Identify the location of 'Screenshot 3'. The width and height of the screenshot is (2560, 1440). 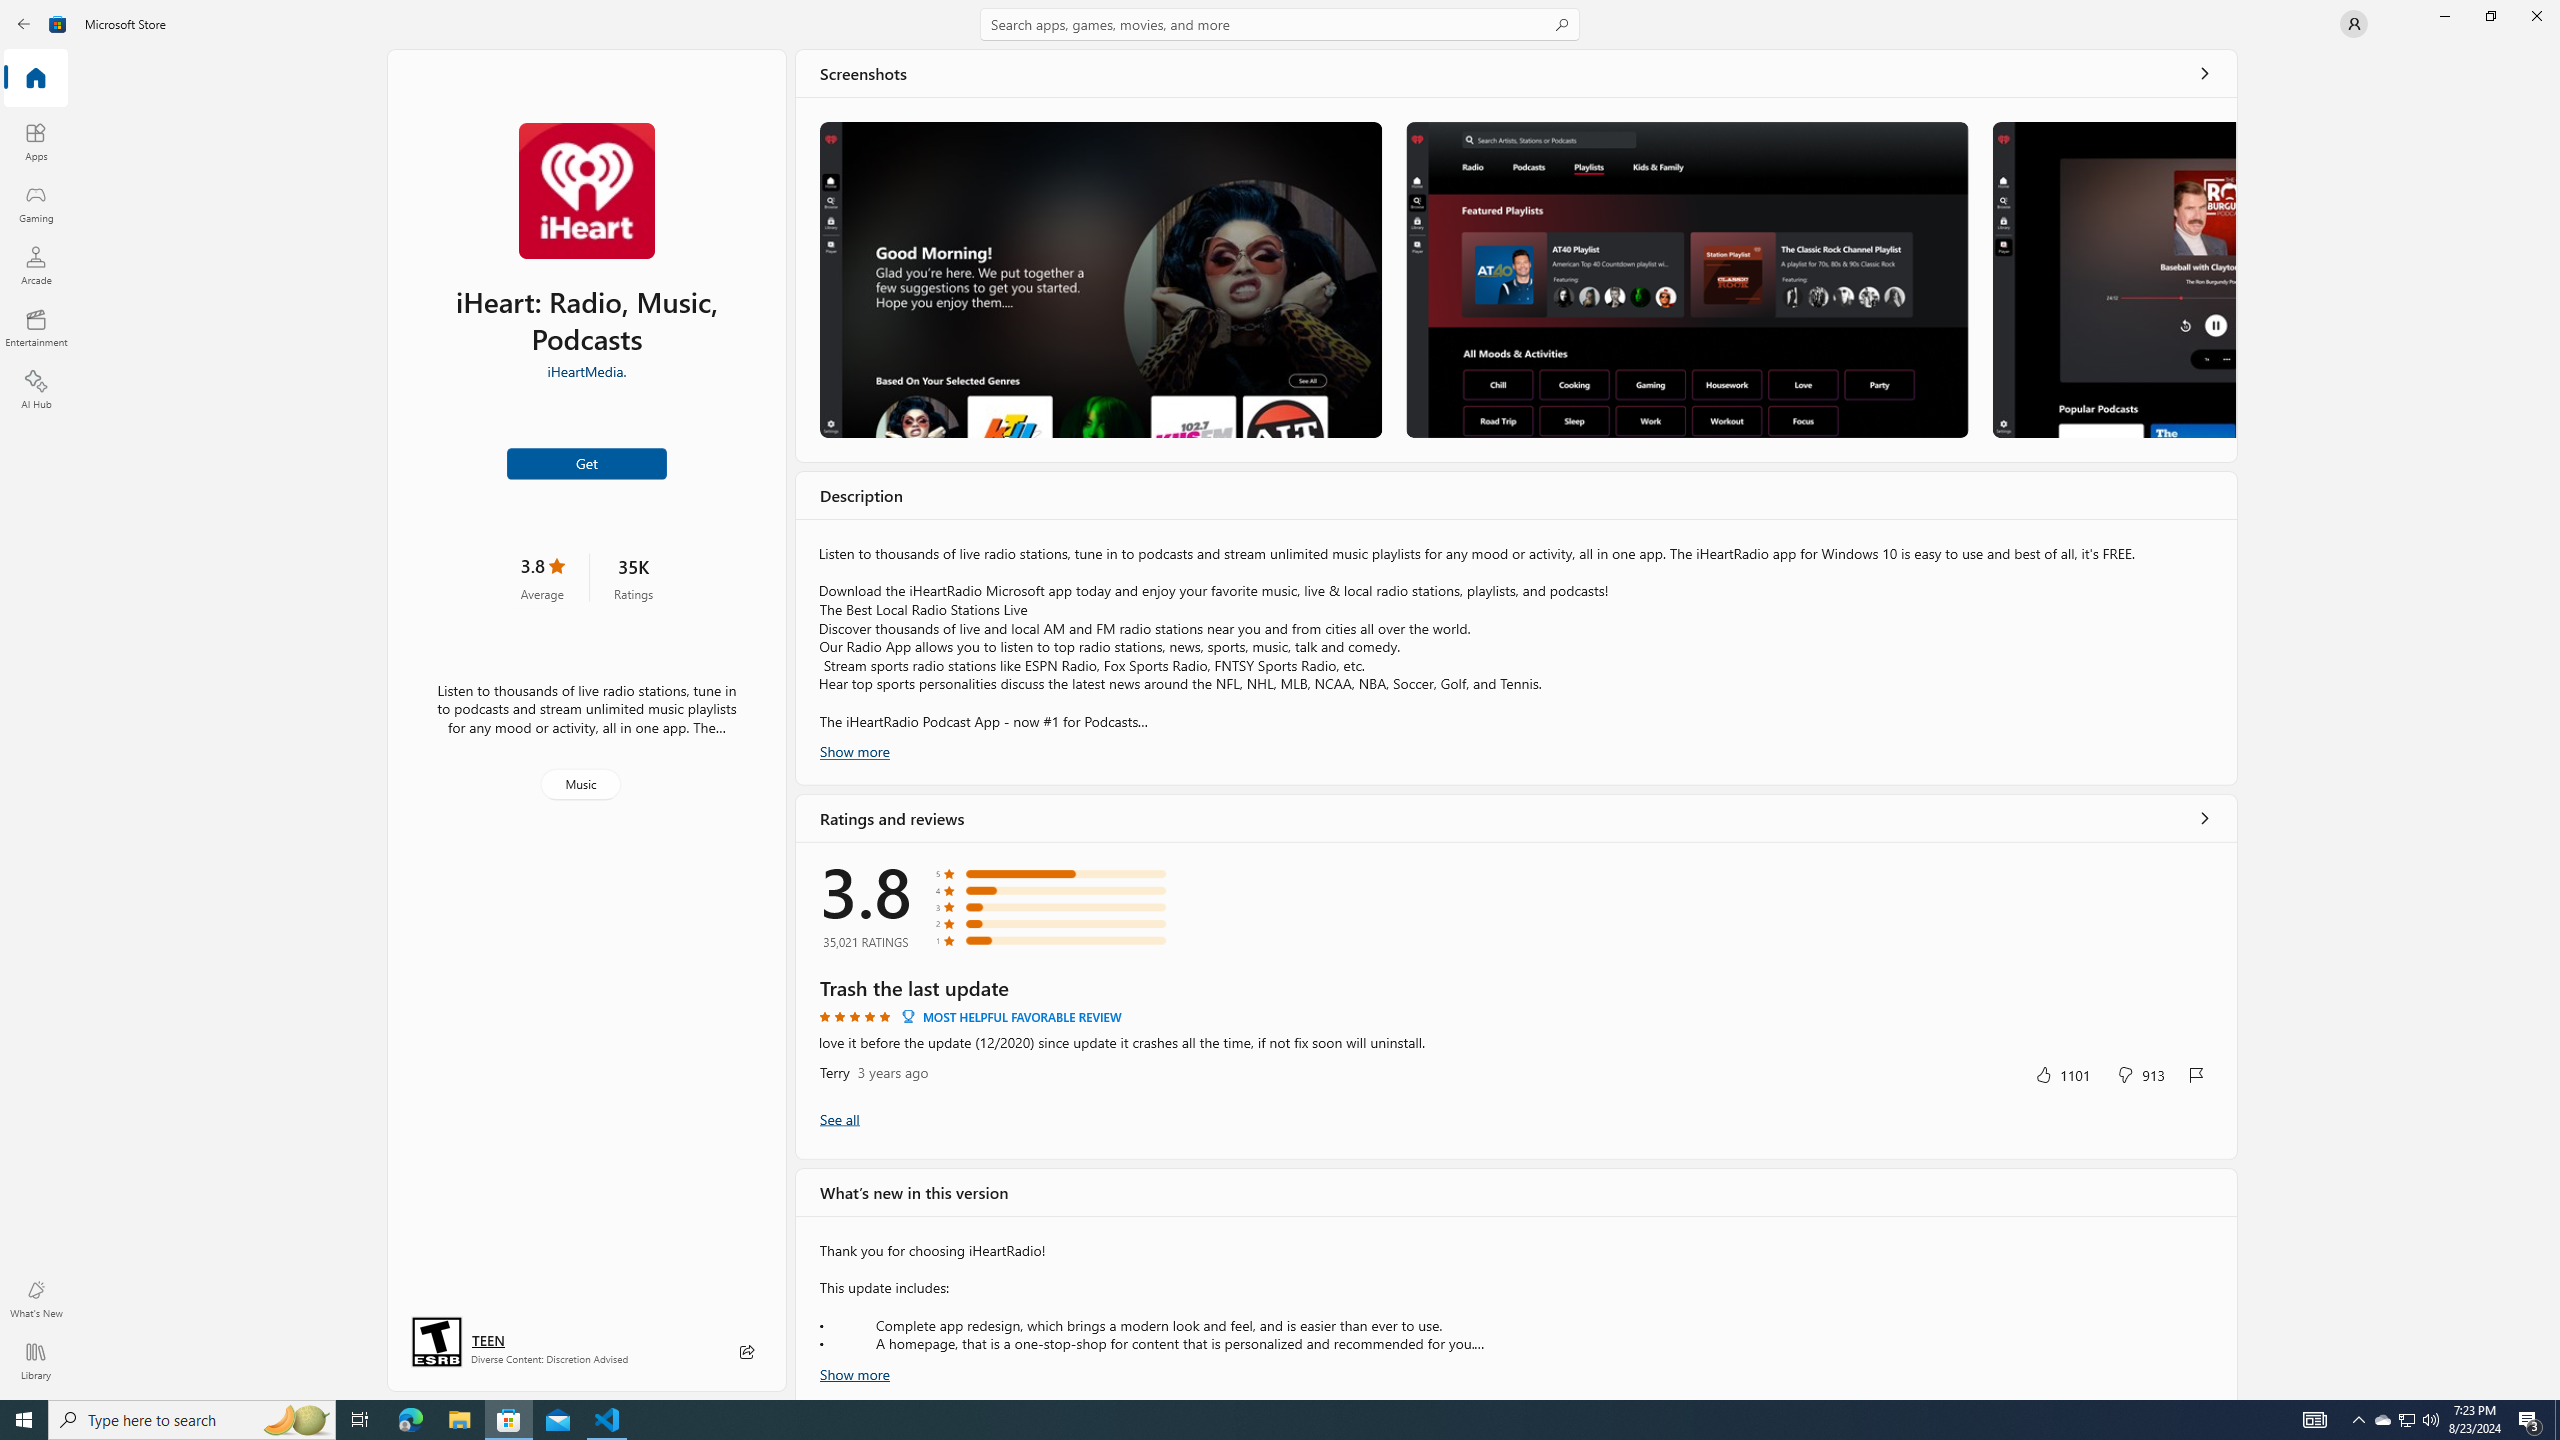
(2112, 279).